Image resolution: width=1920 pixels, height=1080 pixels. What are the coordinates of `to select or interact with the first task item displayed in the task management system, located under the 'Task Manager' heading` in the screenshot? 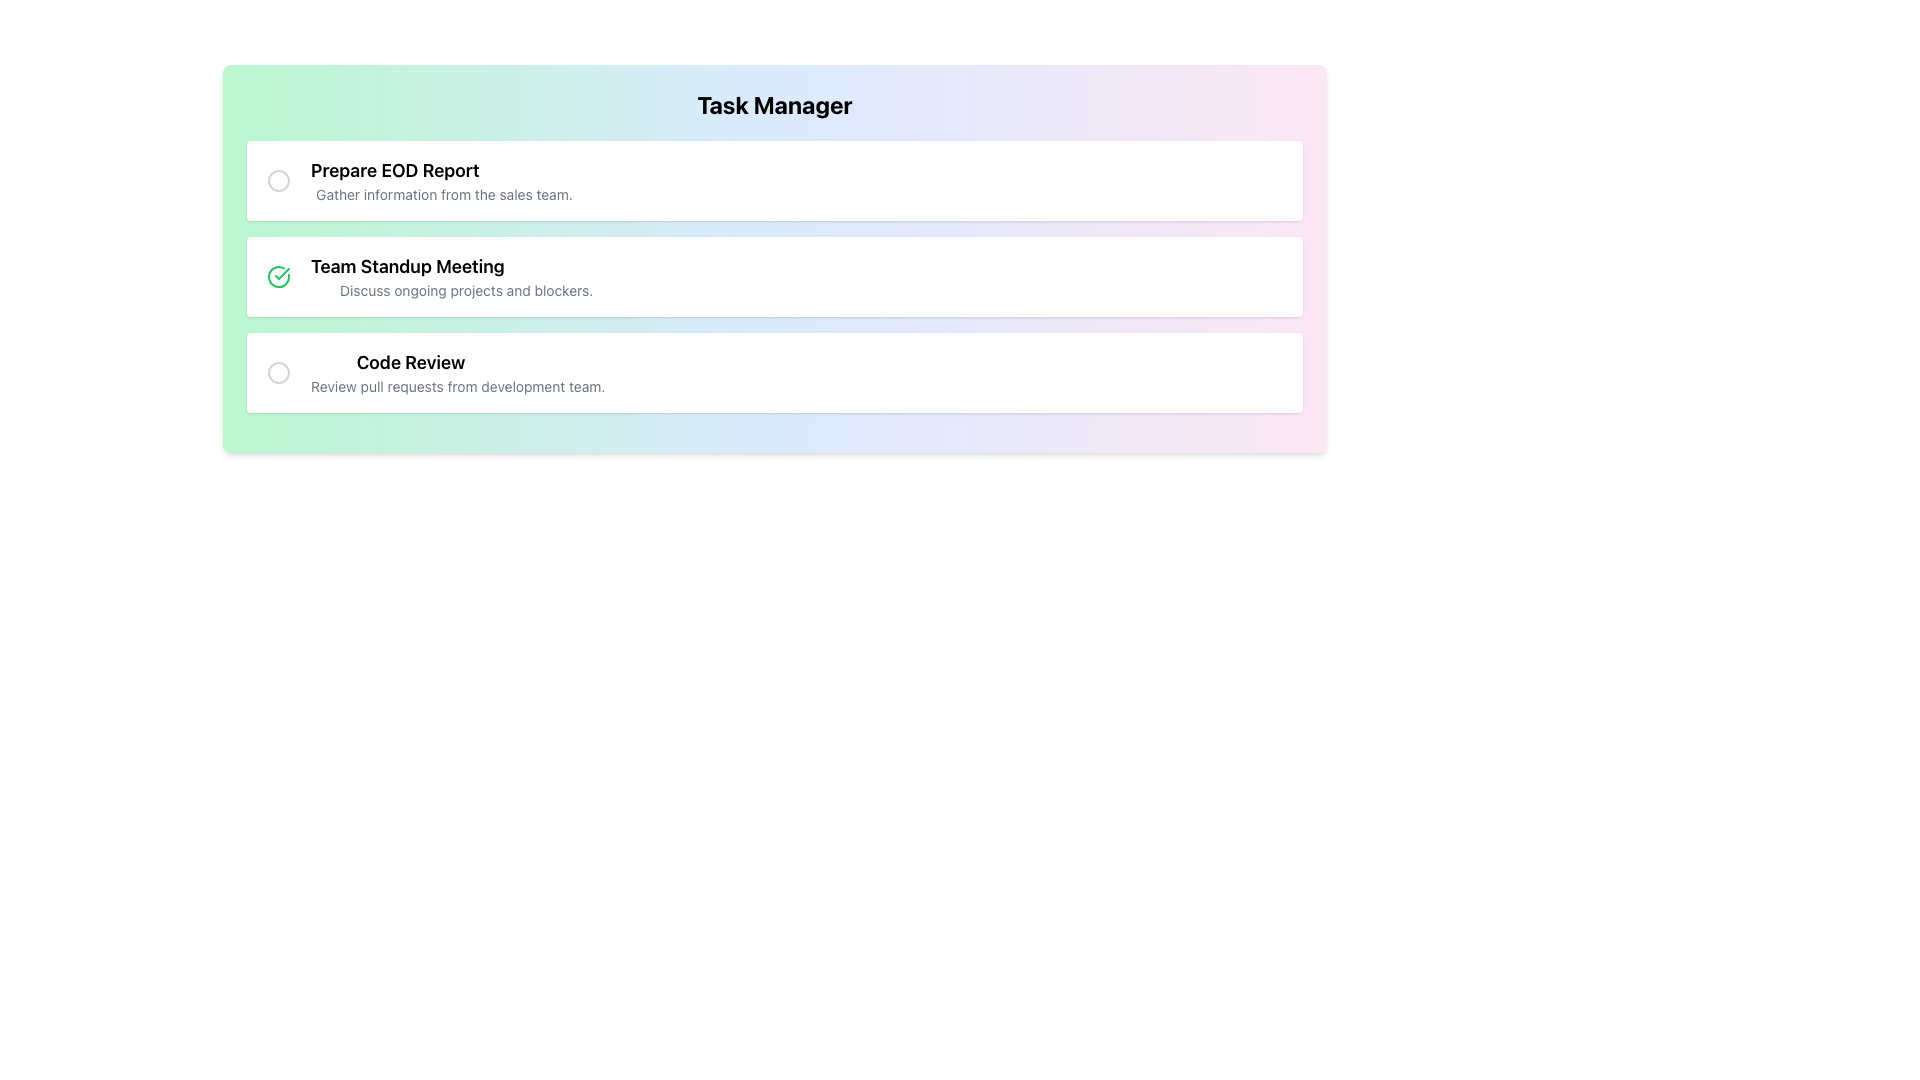 It's located at (419, 181).